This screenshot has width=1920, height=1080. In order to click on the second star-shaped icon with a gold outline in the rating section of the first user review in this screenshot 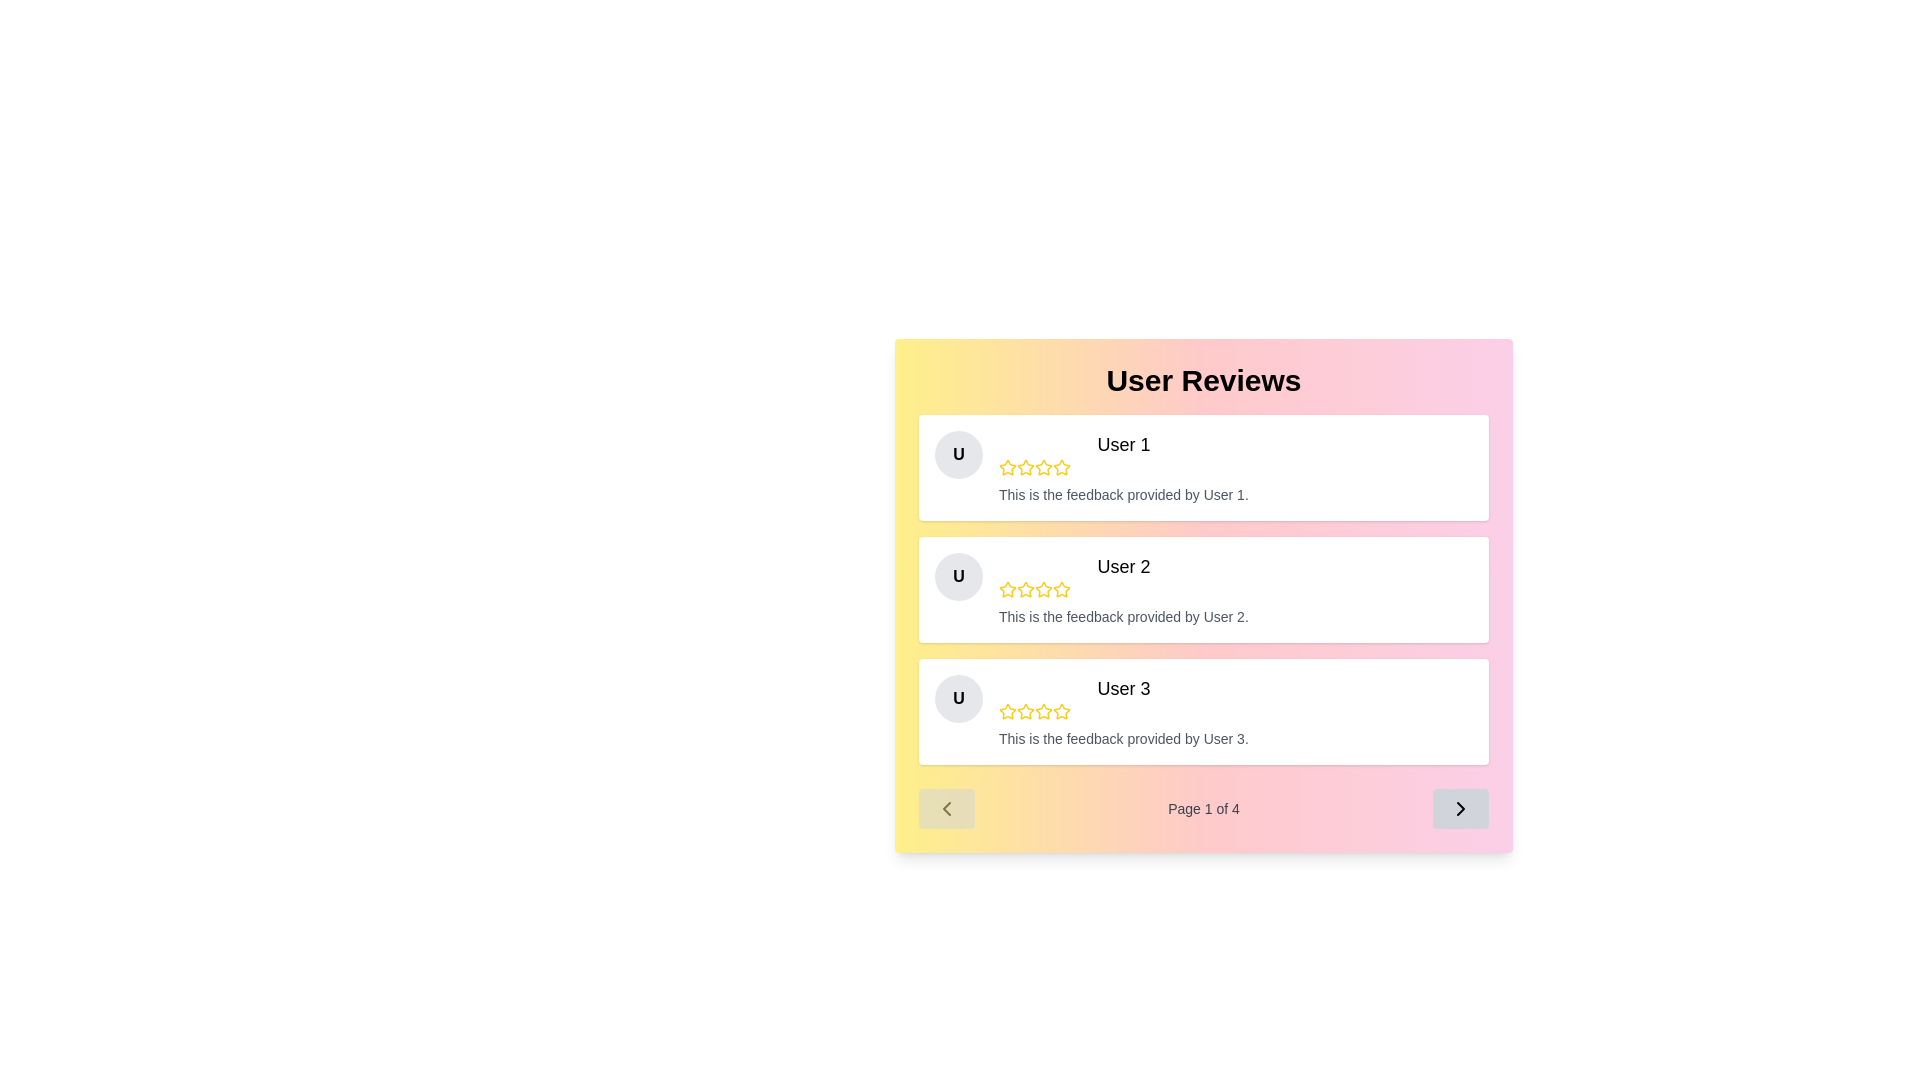, I will do `click(1026, 467)`.